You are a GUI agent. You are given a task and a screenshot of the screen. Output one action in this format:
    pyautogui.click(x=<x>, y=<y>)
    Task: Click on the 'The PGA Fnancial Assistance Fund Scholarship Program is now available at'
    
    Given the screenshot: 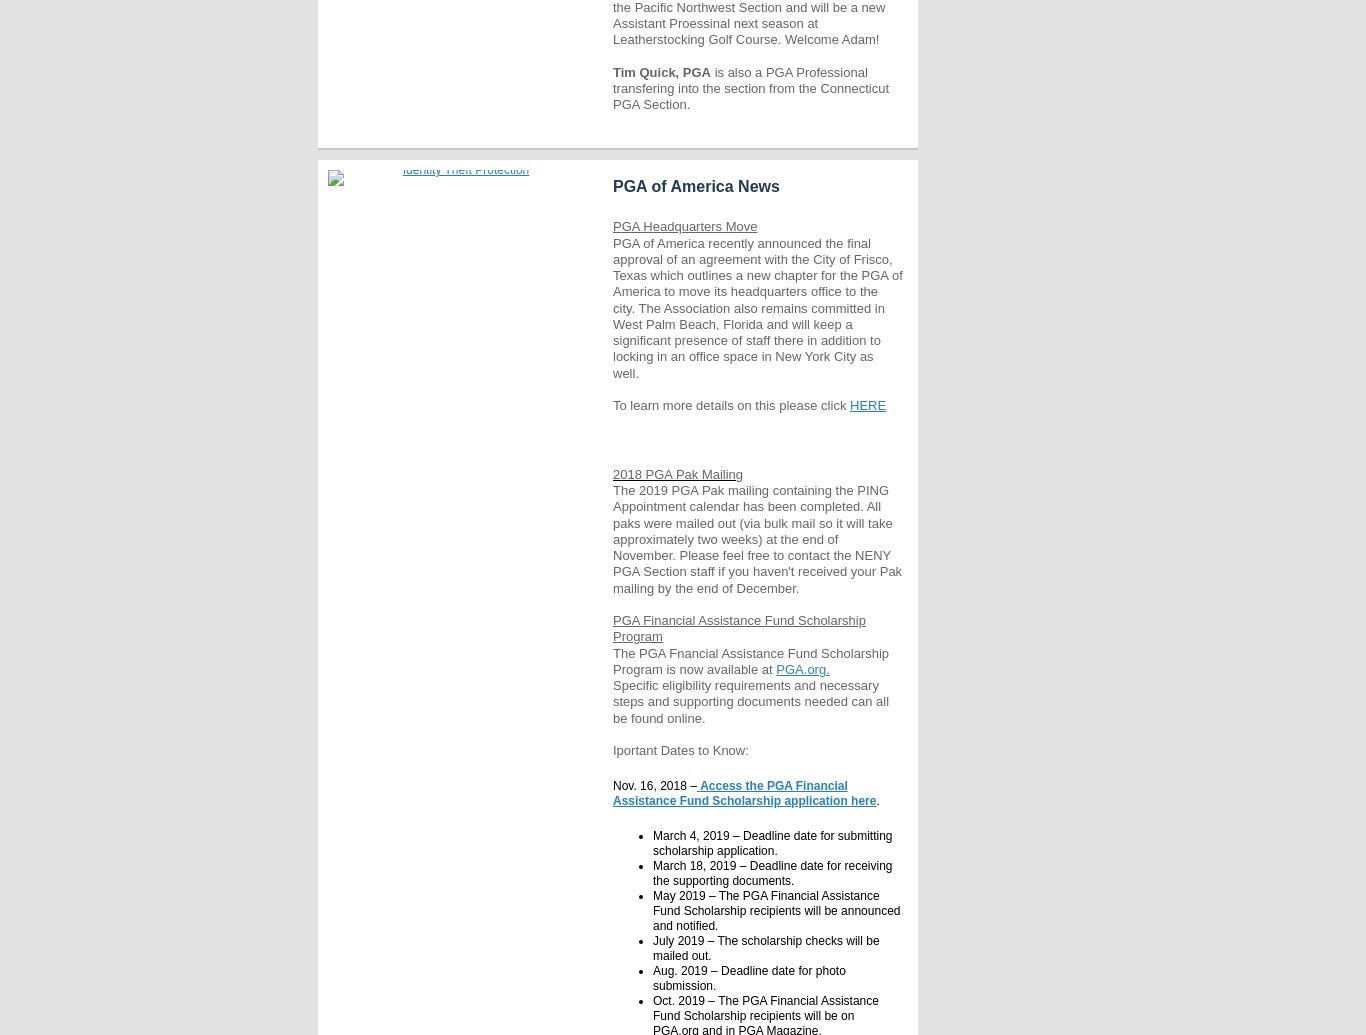 What is the action you would take?
    pyautogui.click(x=751, y=659)
    